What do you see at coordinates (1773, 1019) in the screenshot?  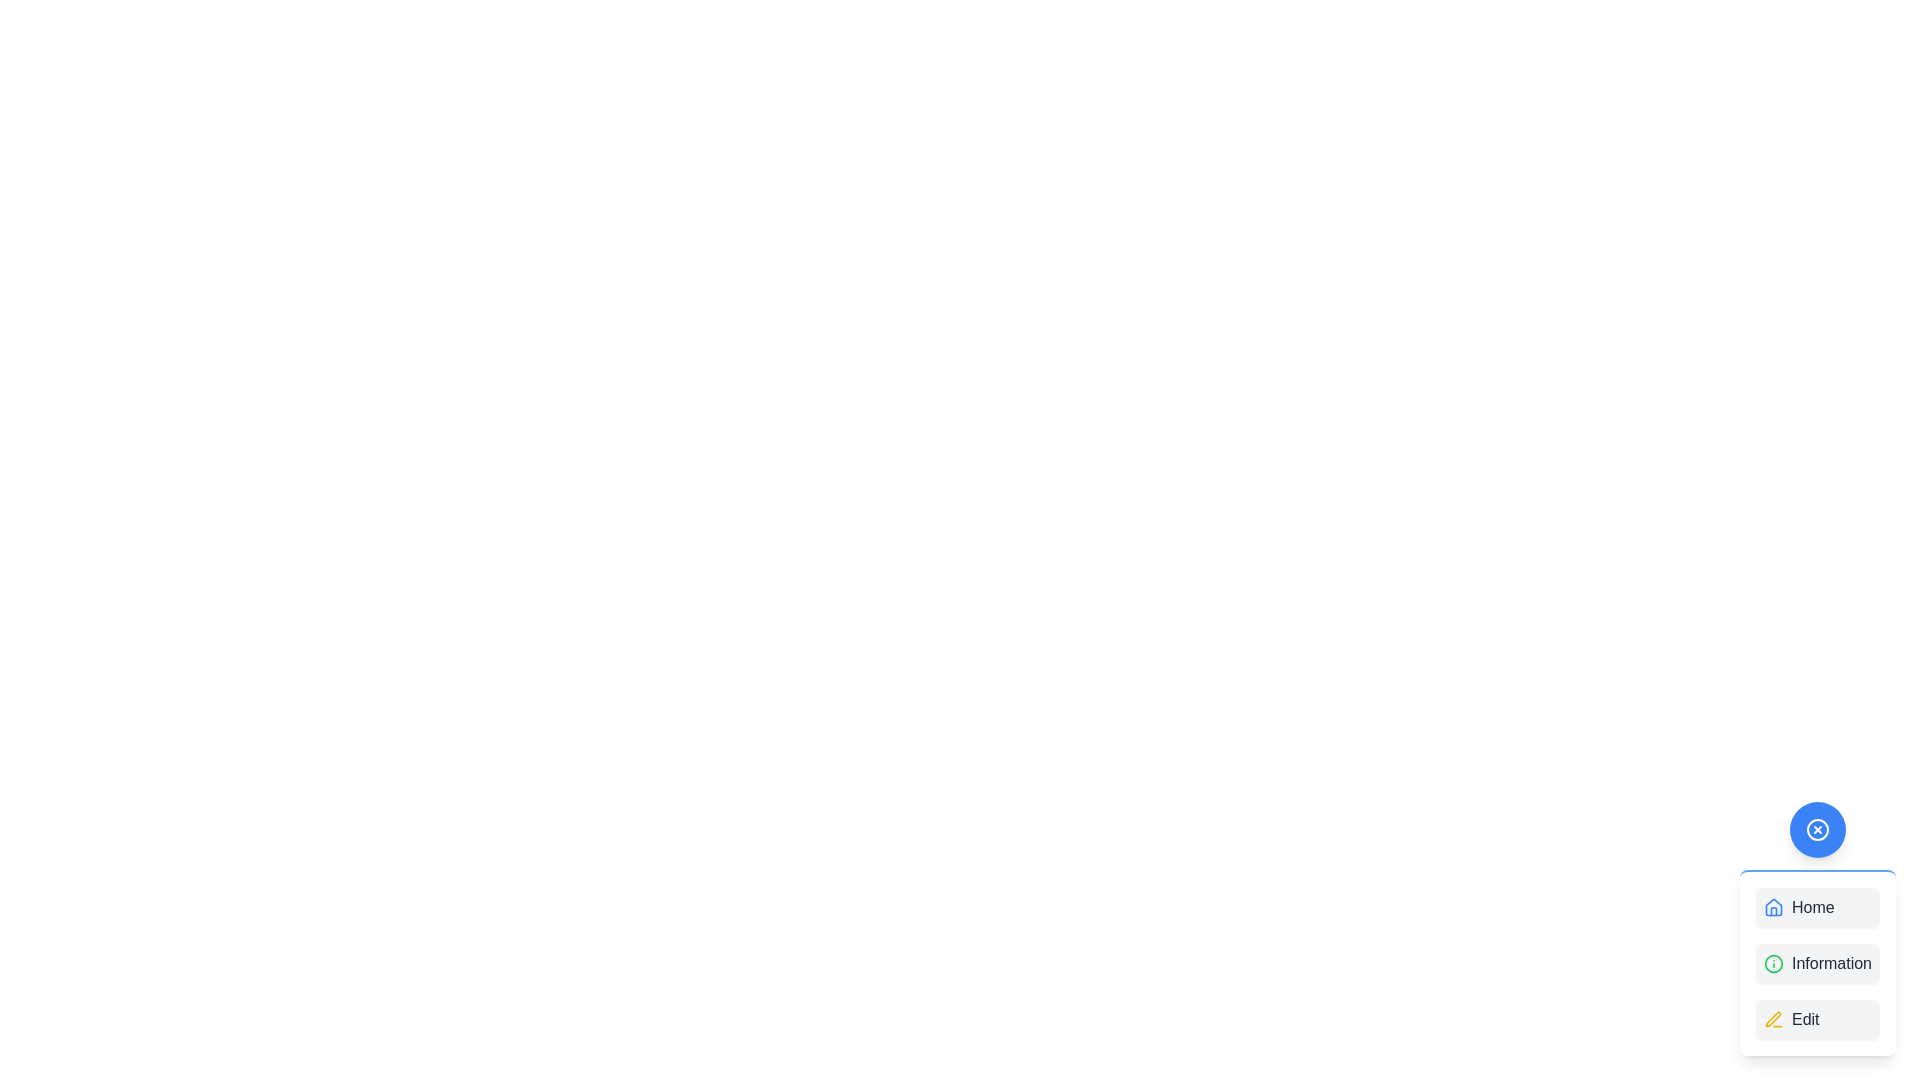 I see `the yellow pen icon located on the left side of the 'Edit' button, which is part of a vertical list of options near the bottom-right corner of the interface` at bounding box center [1773, 1019].